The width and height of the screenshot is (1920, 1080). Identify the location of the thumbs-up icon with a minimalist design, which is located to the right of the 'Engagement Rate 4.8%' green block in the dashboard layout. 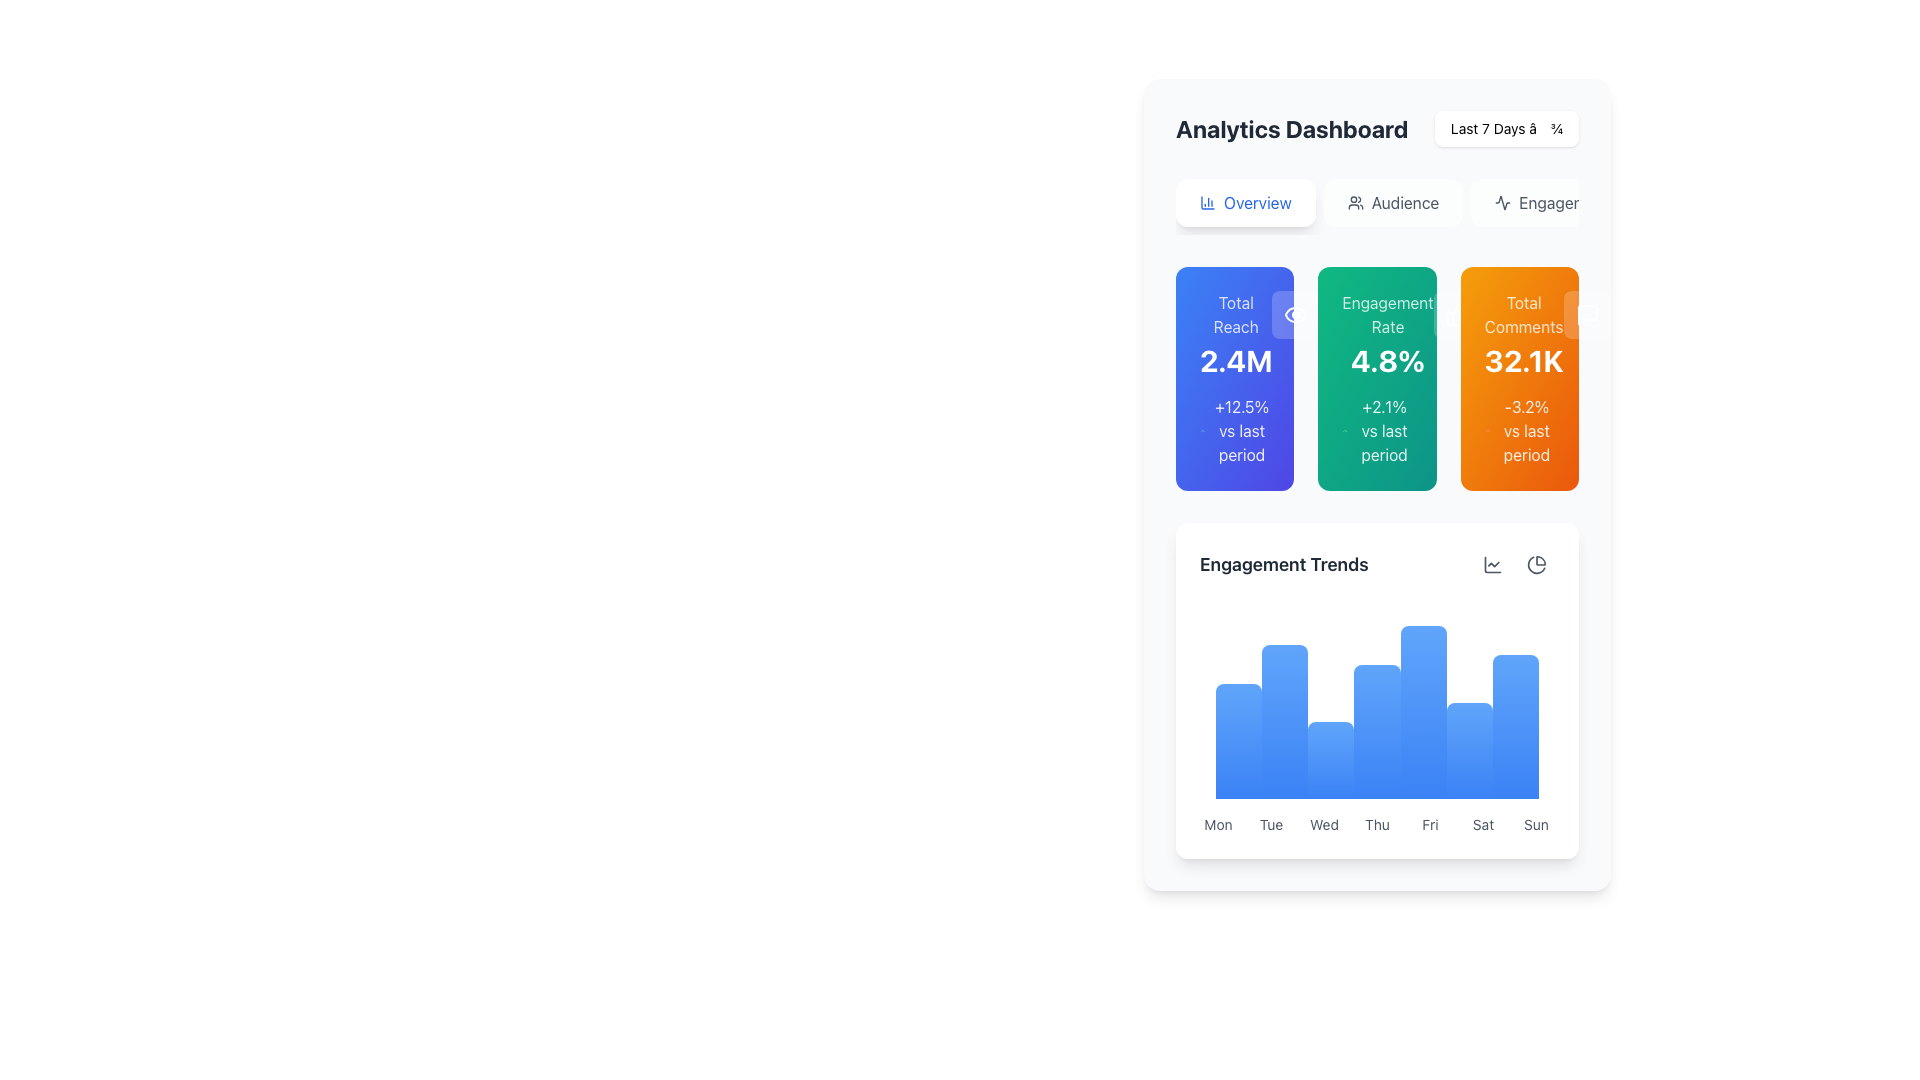
(1457, 315).